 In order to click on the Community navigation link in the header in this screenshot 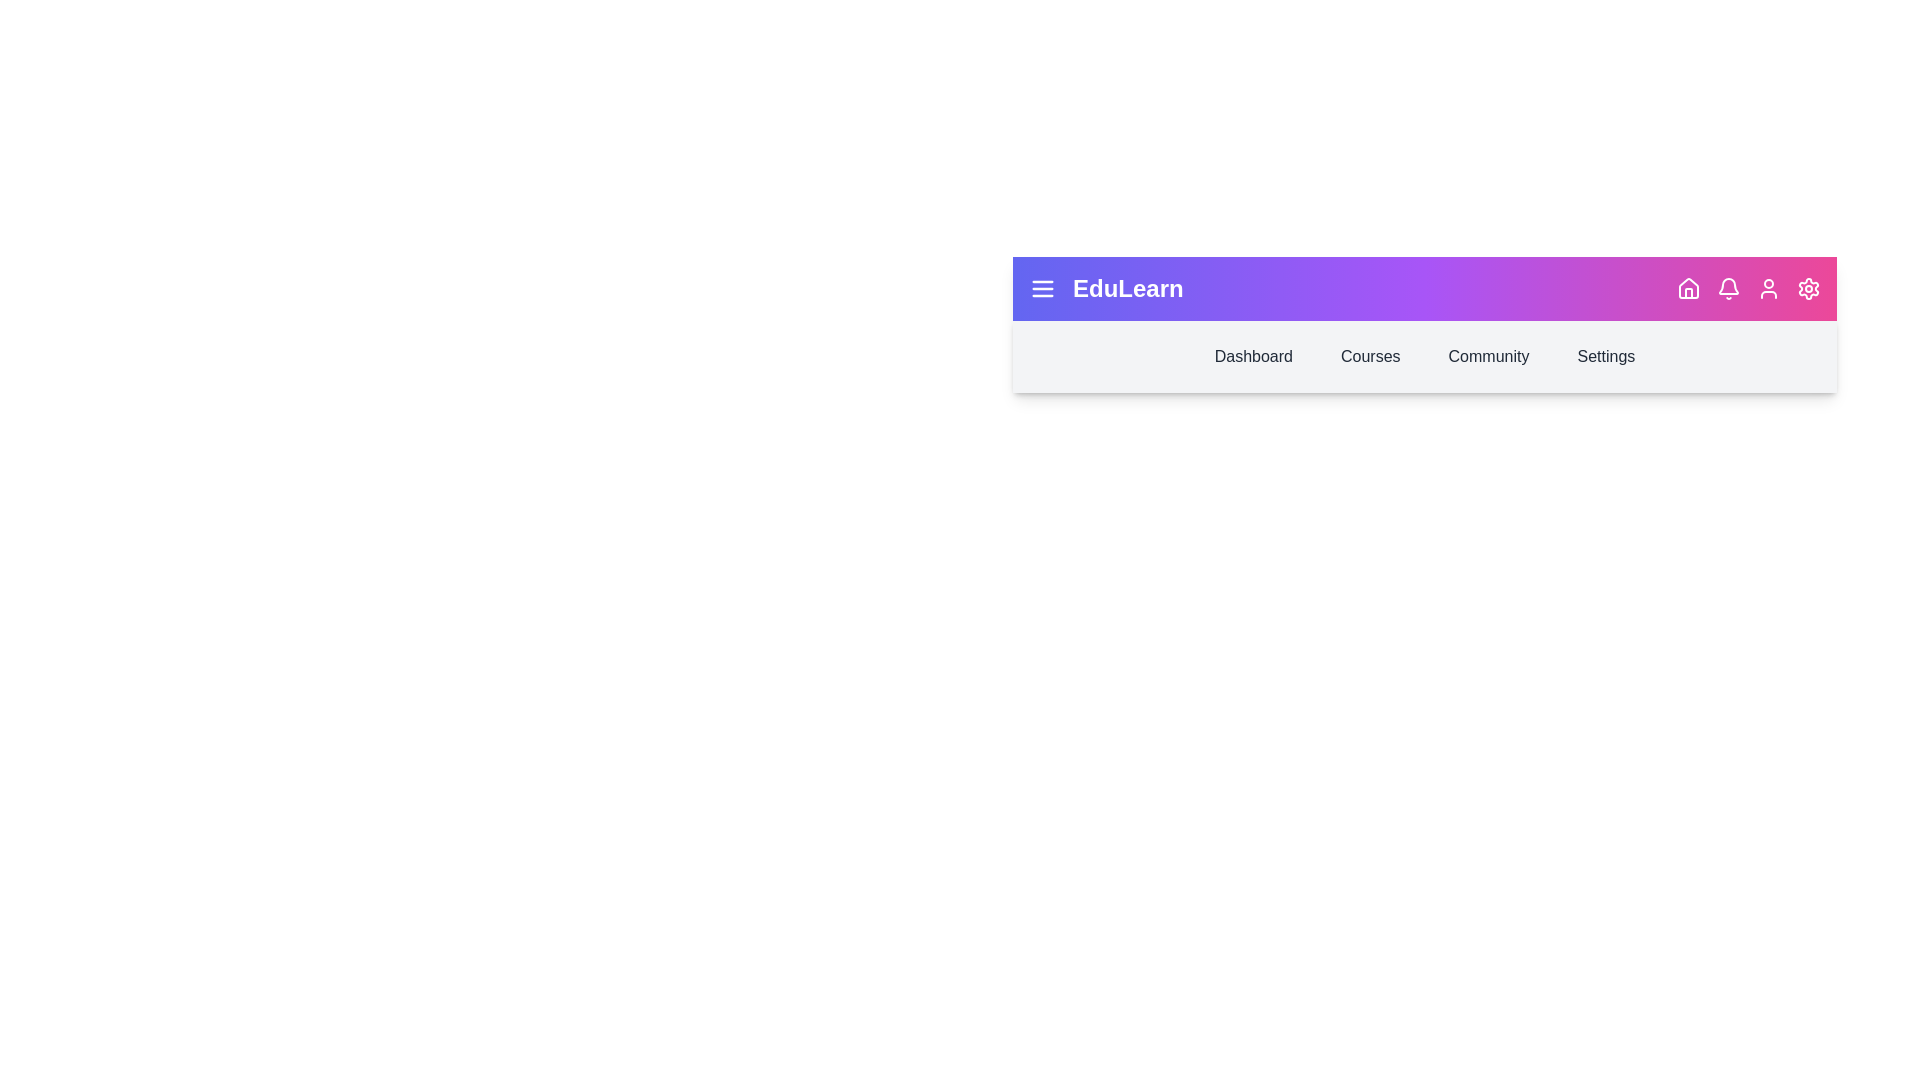, I will do `click(1488, 356)`.